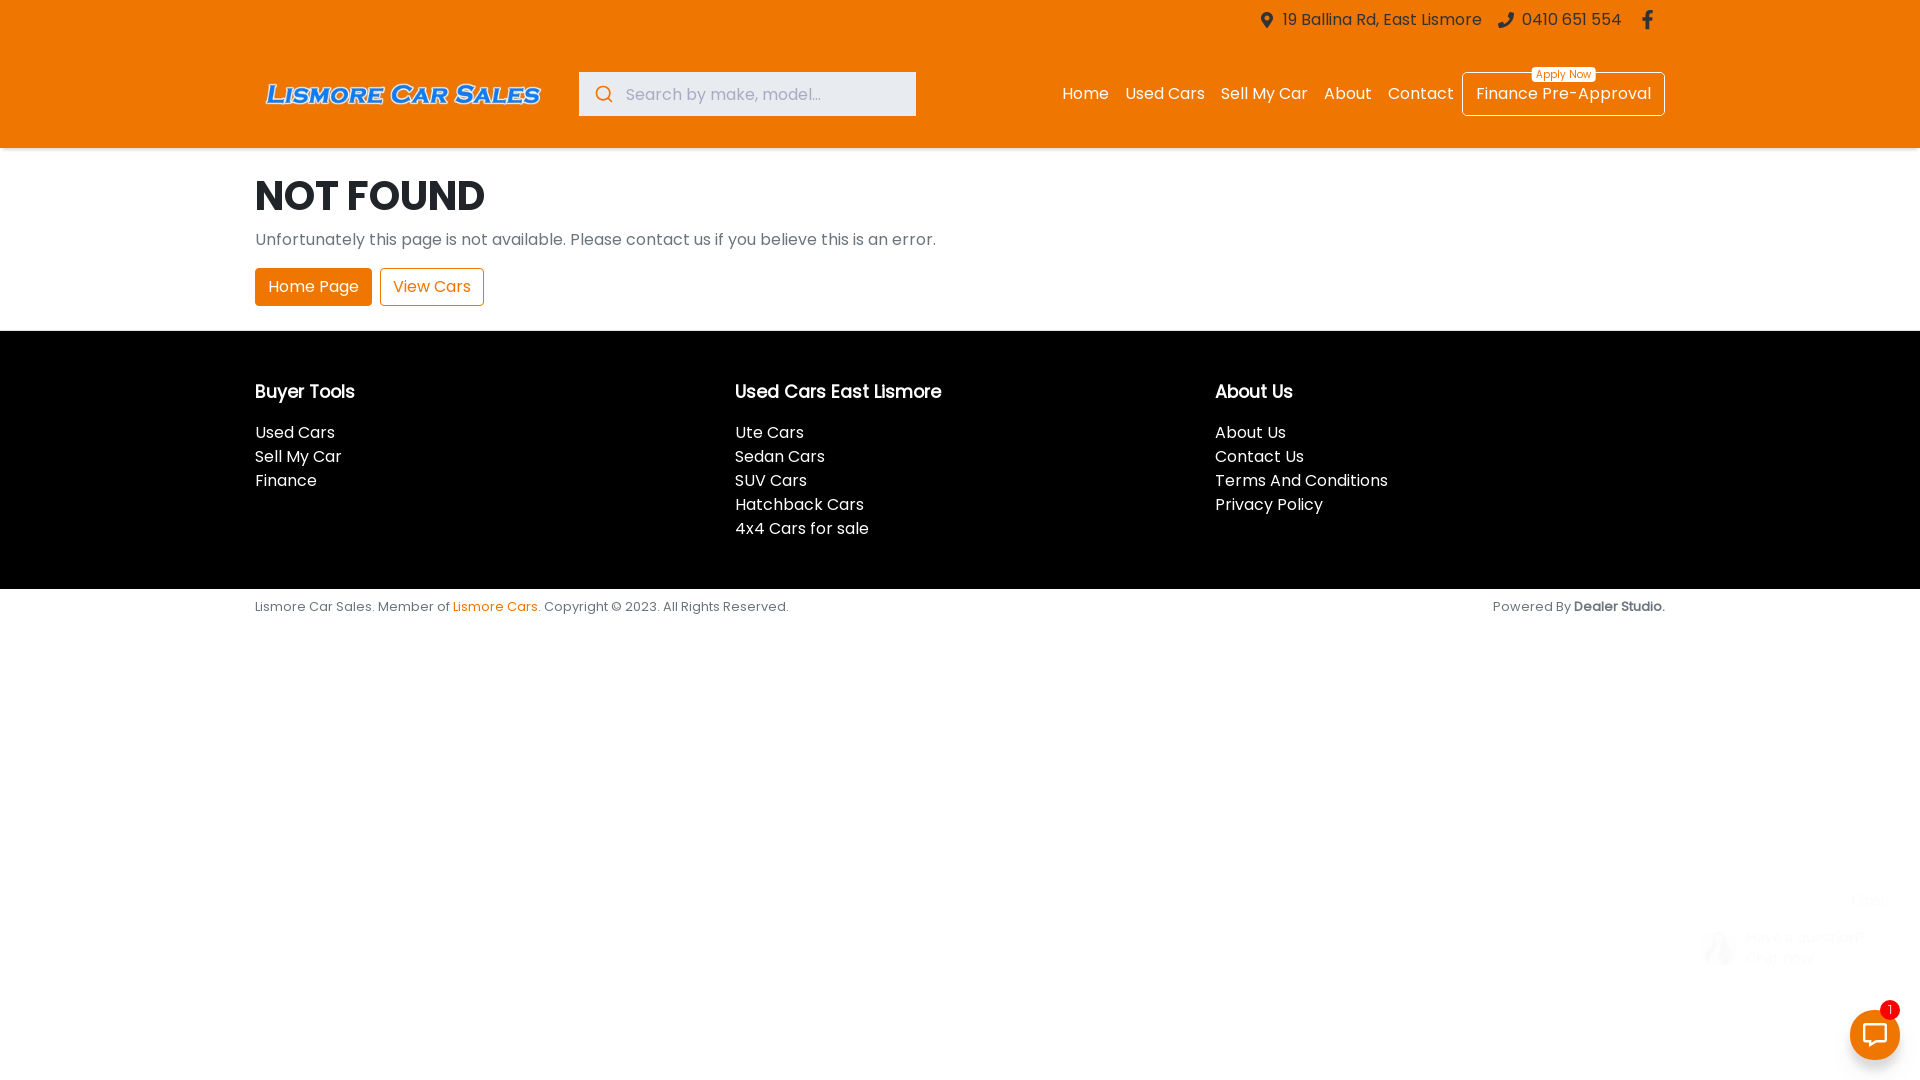  Describe the element at coordinates (778, 456) in the screenshot. I see `'Sedan Cars'` at that location.